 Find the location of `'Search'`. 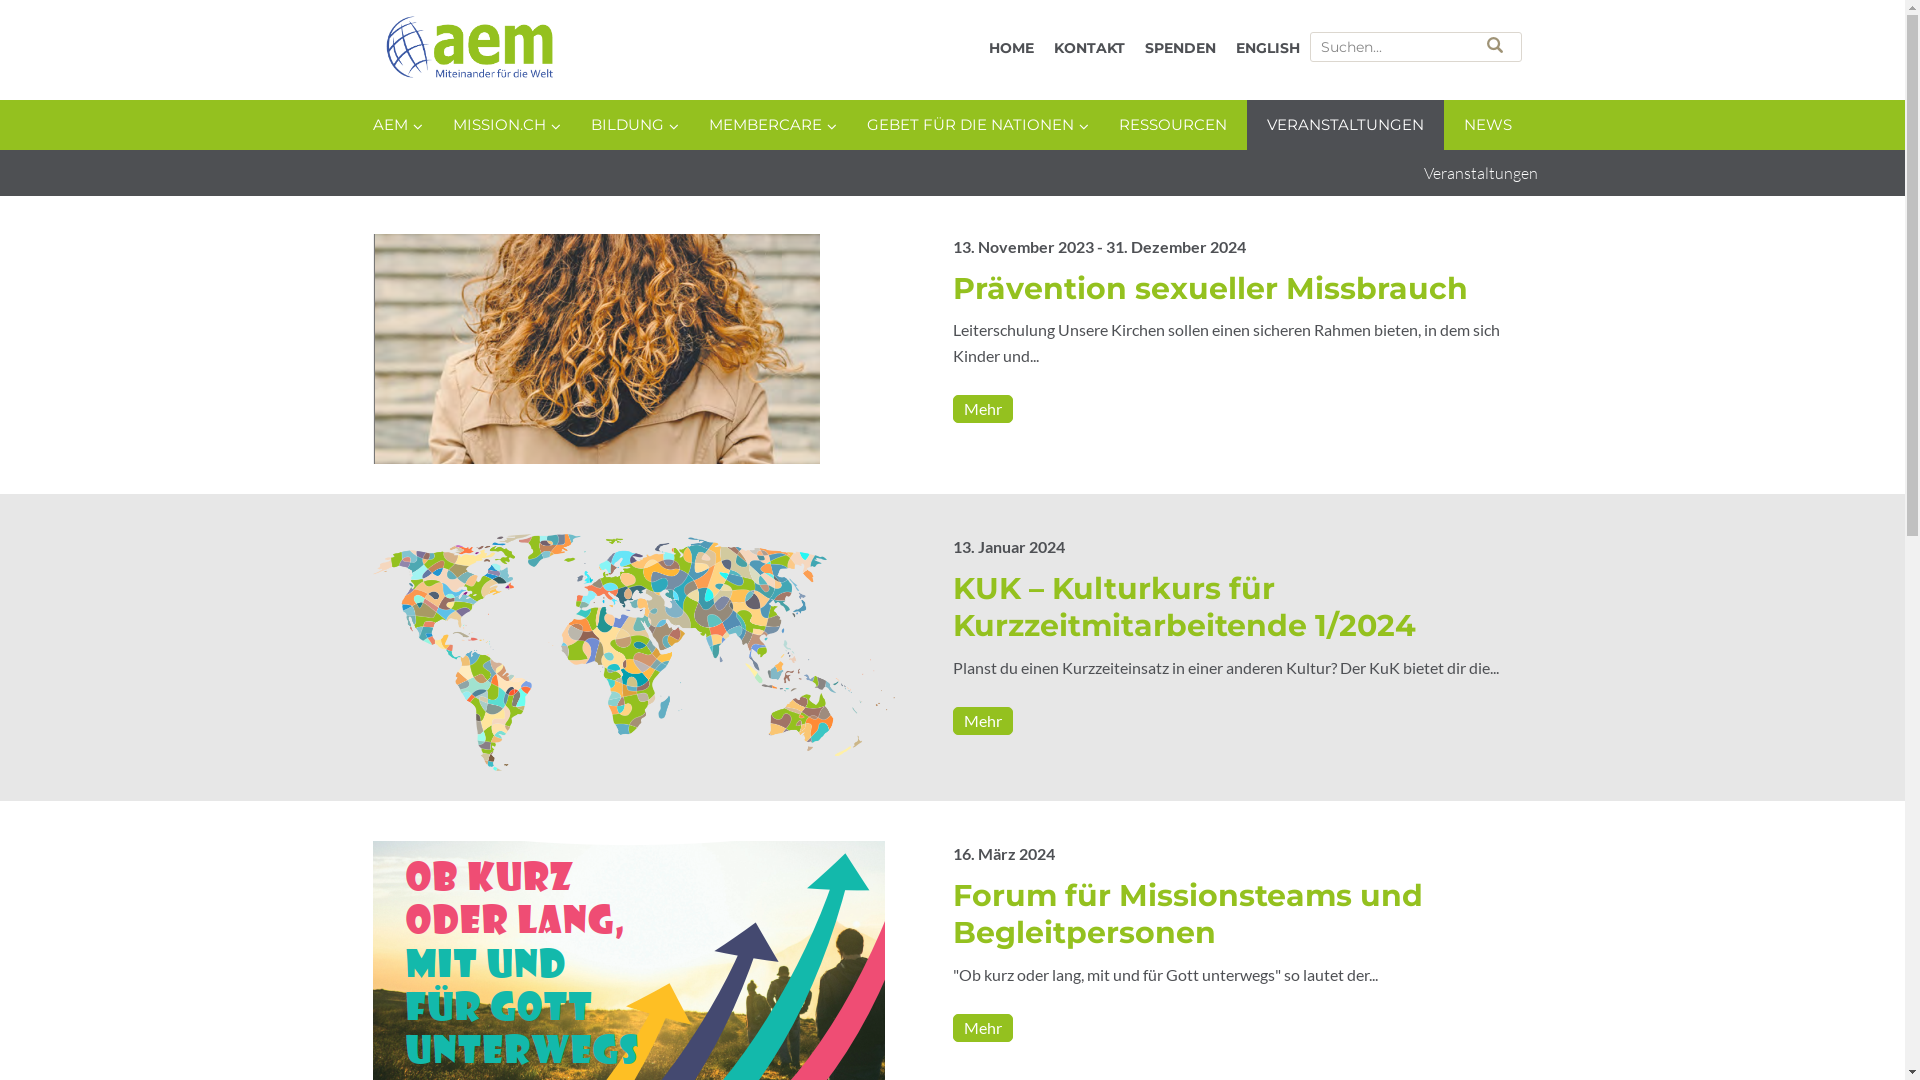

'Search' is located at coordinates (1496, 45).